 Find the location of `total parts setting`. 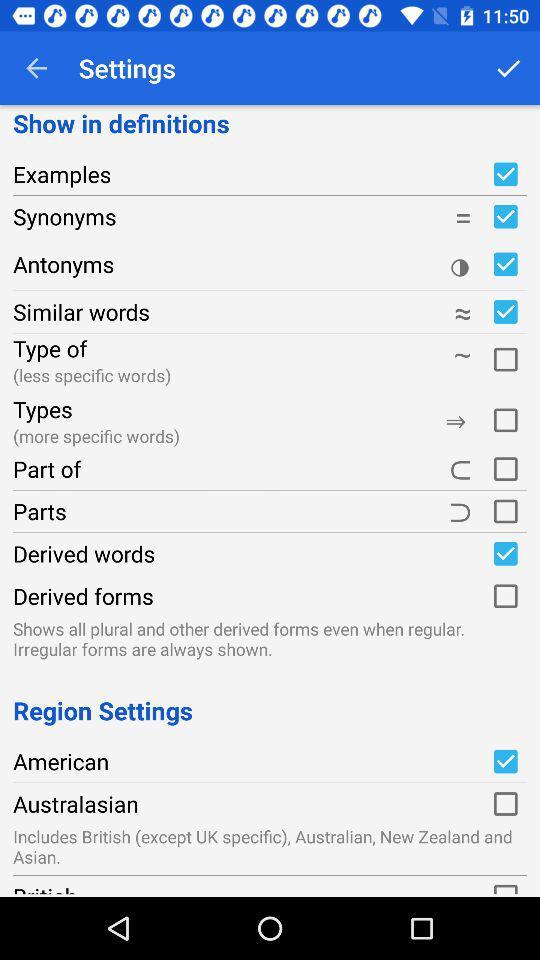

total parts setting is located at coordinates (504, 510).